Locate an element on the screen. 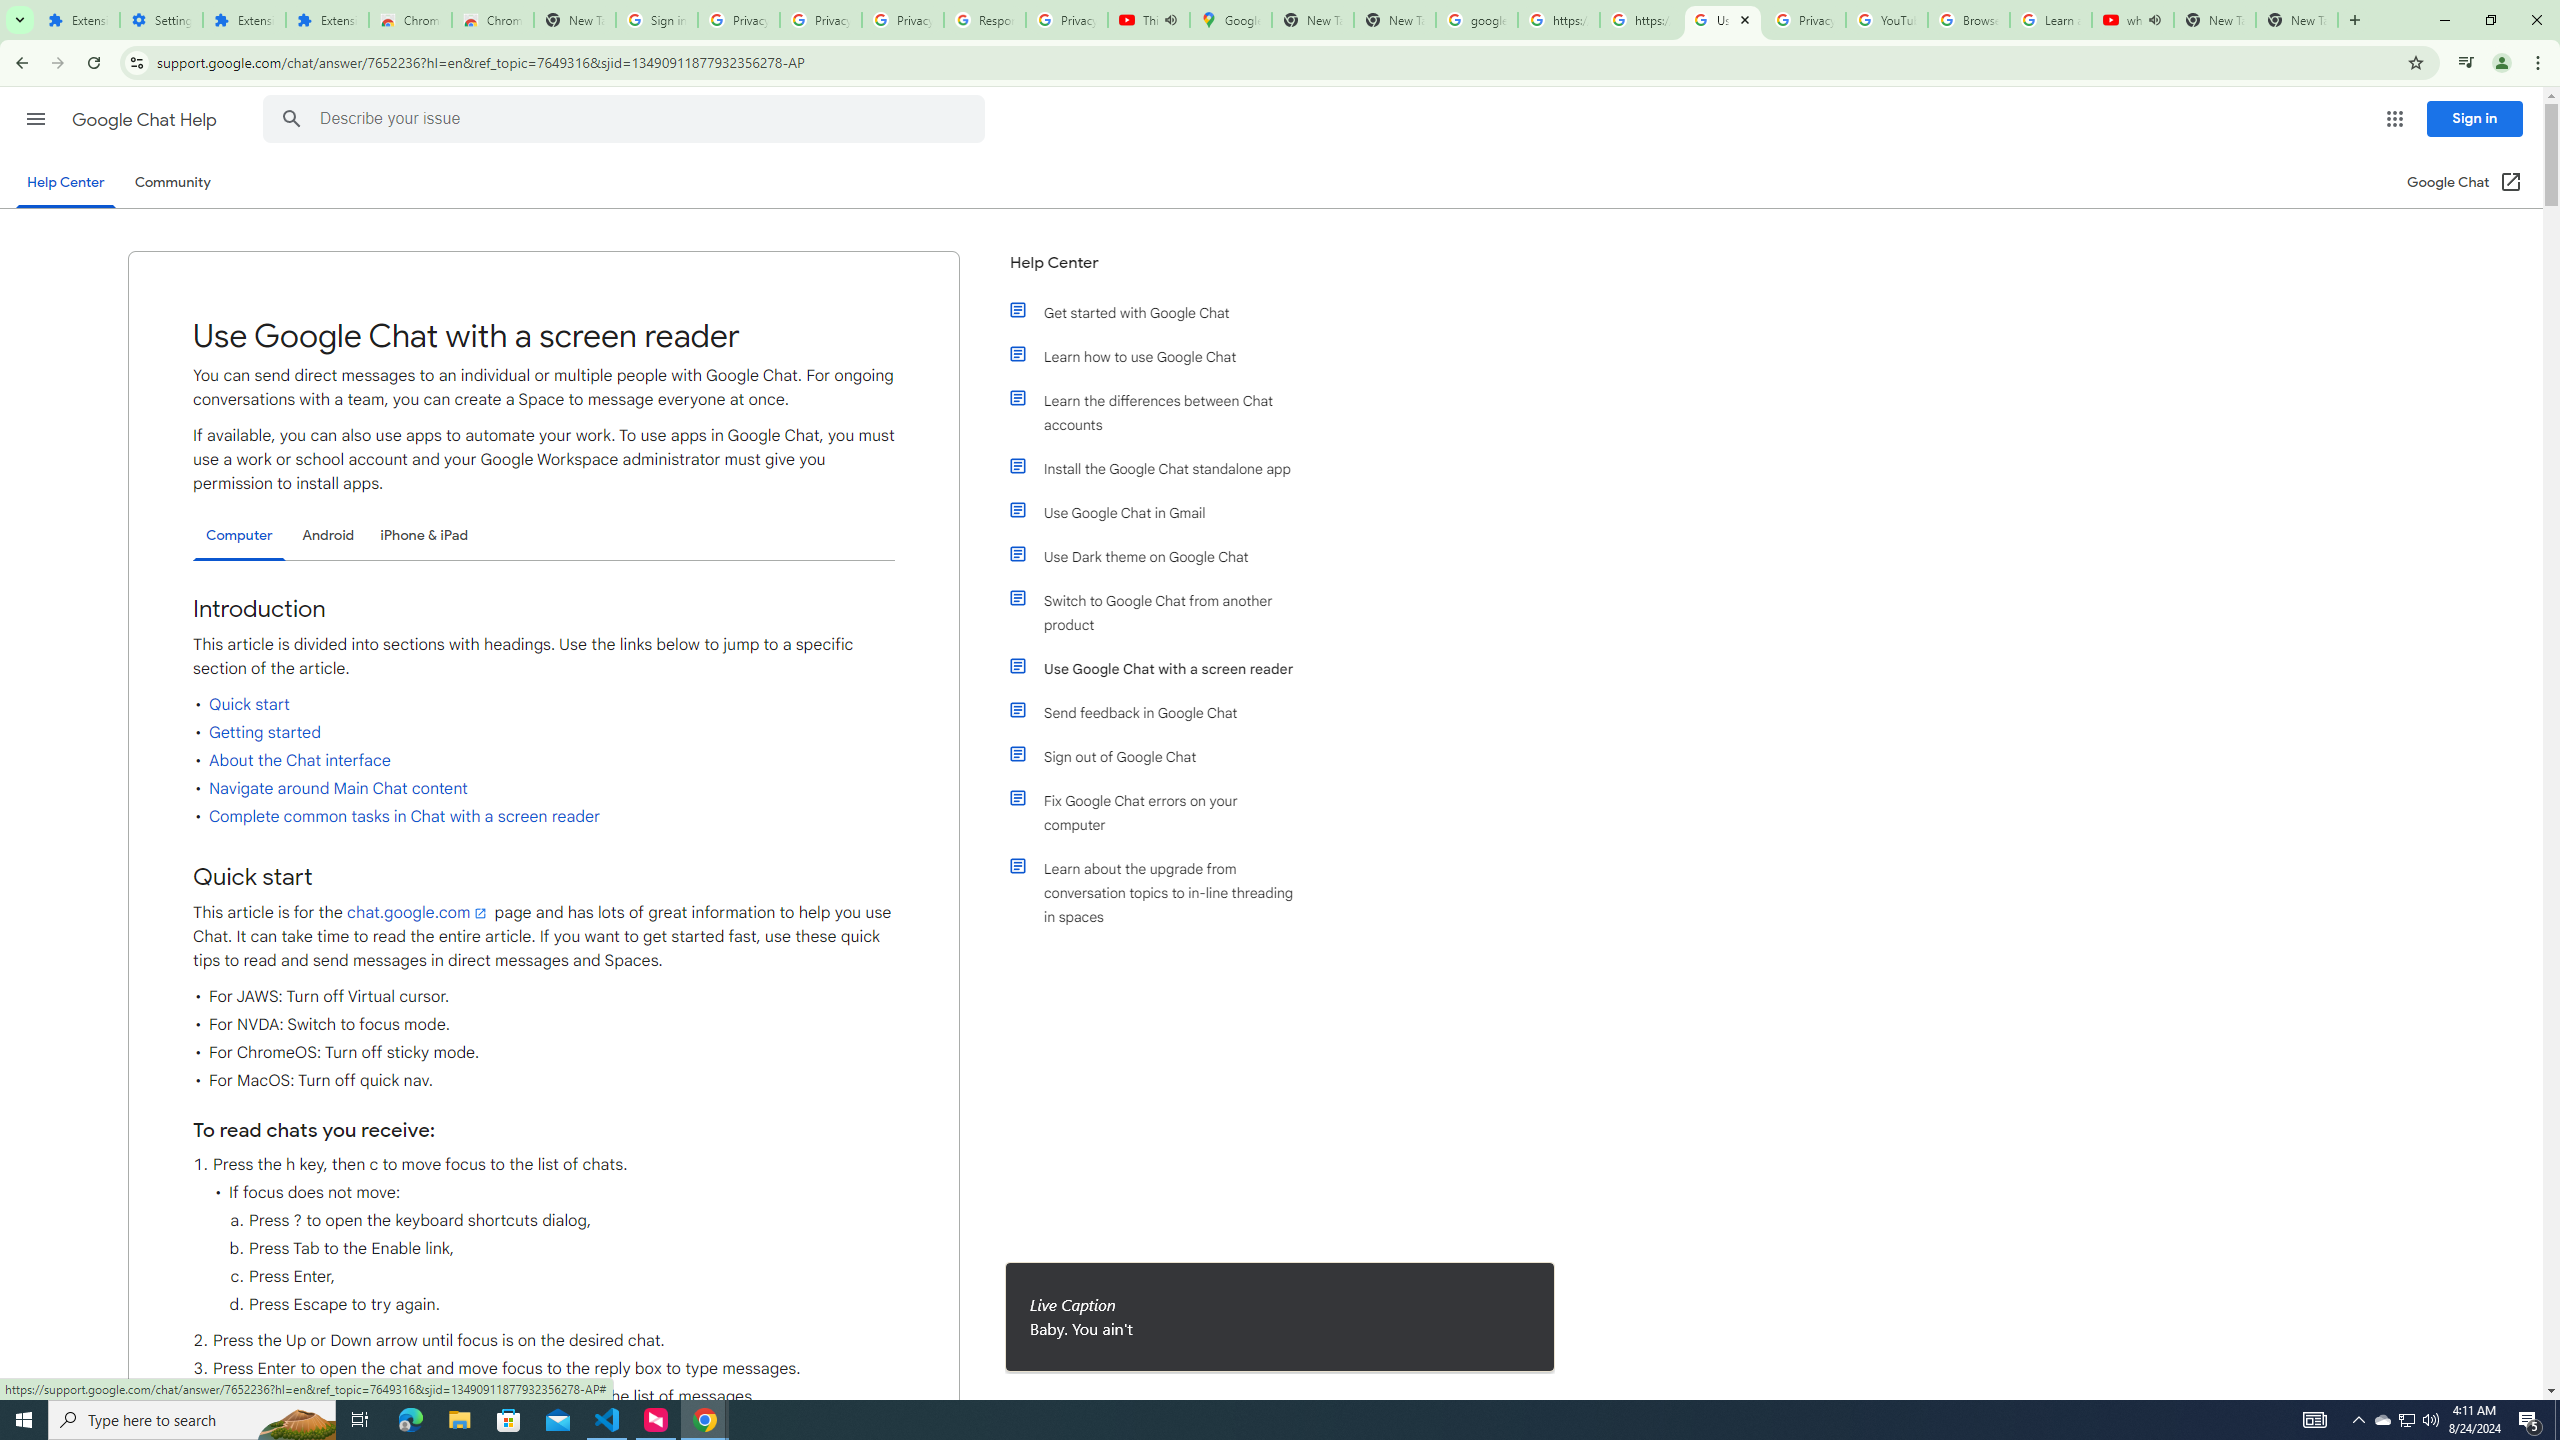  'Google Maps' is located at coordinates (1230, 19).